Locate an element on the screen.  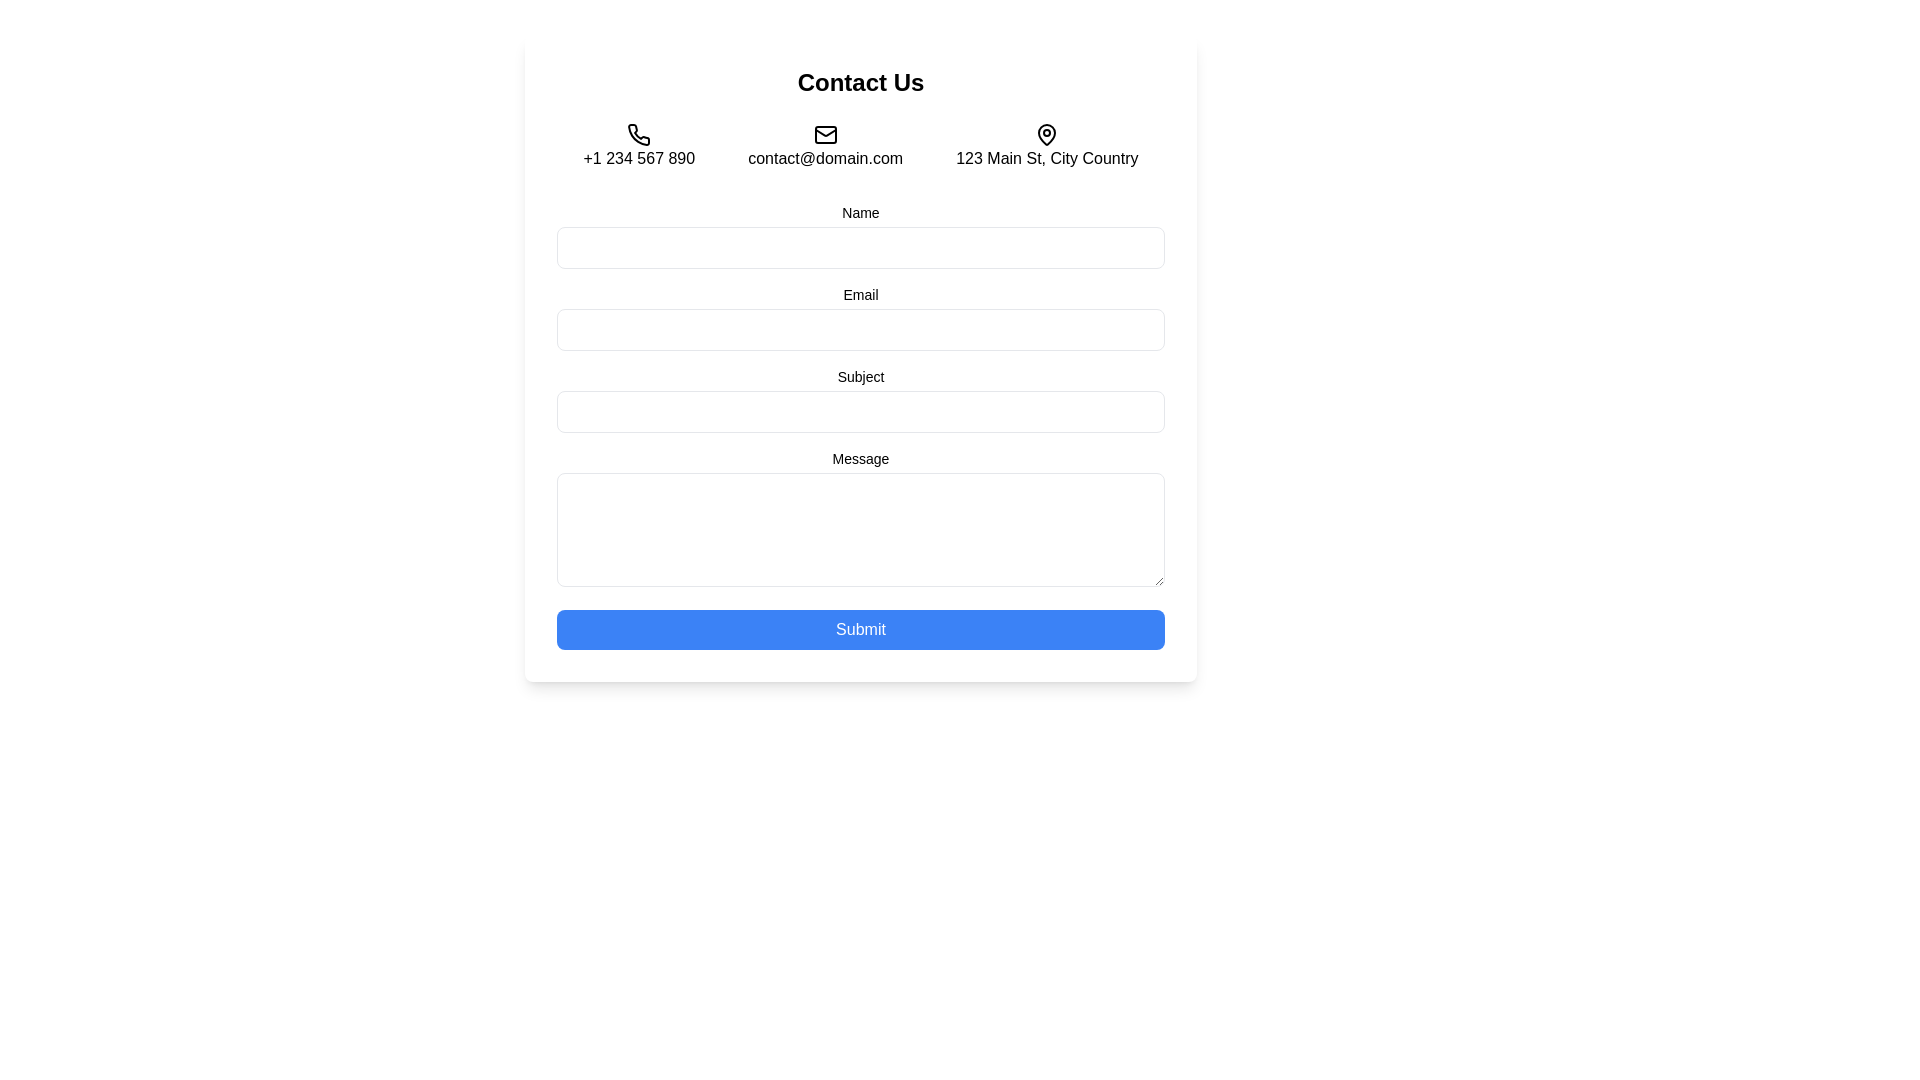
the main body of the envelope icon in the 'Contact Us' section, which visually represents email communications is located at coordinates (825, 135).